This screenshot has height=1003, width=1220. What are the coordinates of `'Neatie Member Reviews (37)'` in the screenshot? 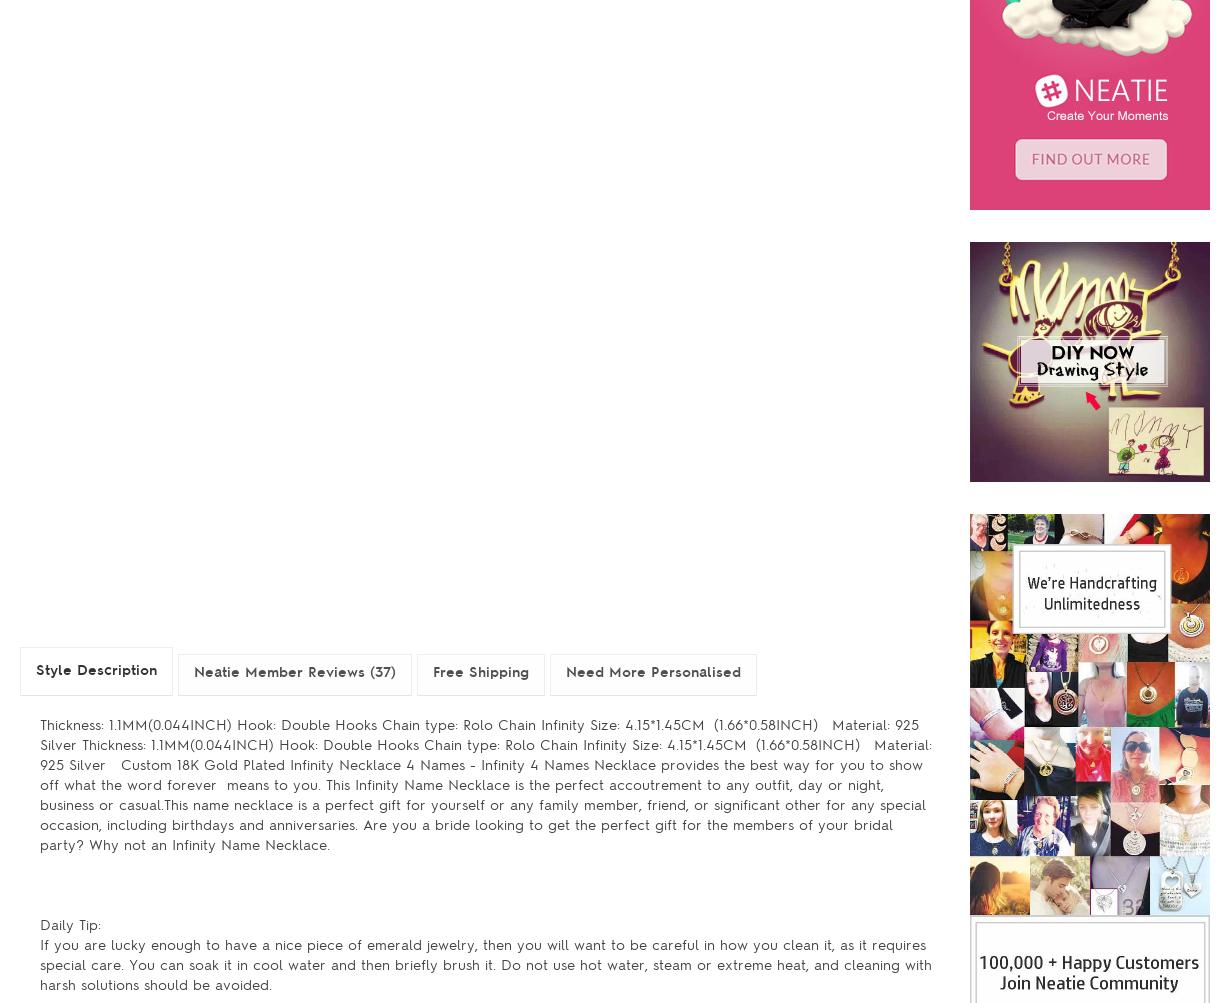 It's located at (293, 672).